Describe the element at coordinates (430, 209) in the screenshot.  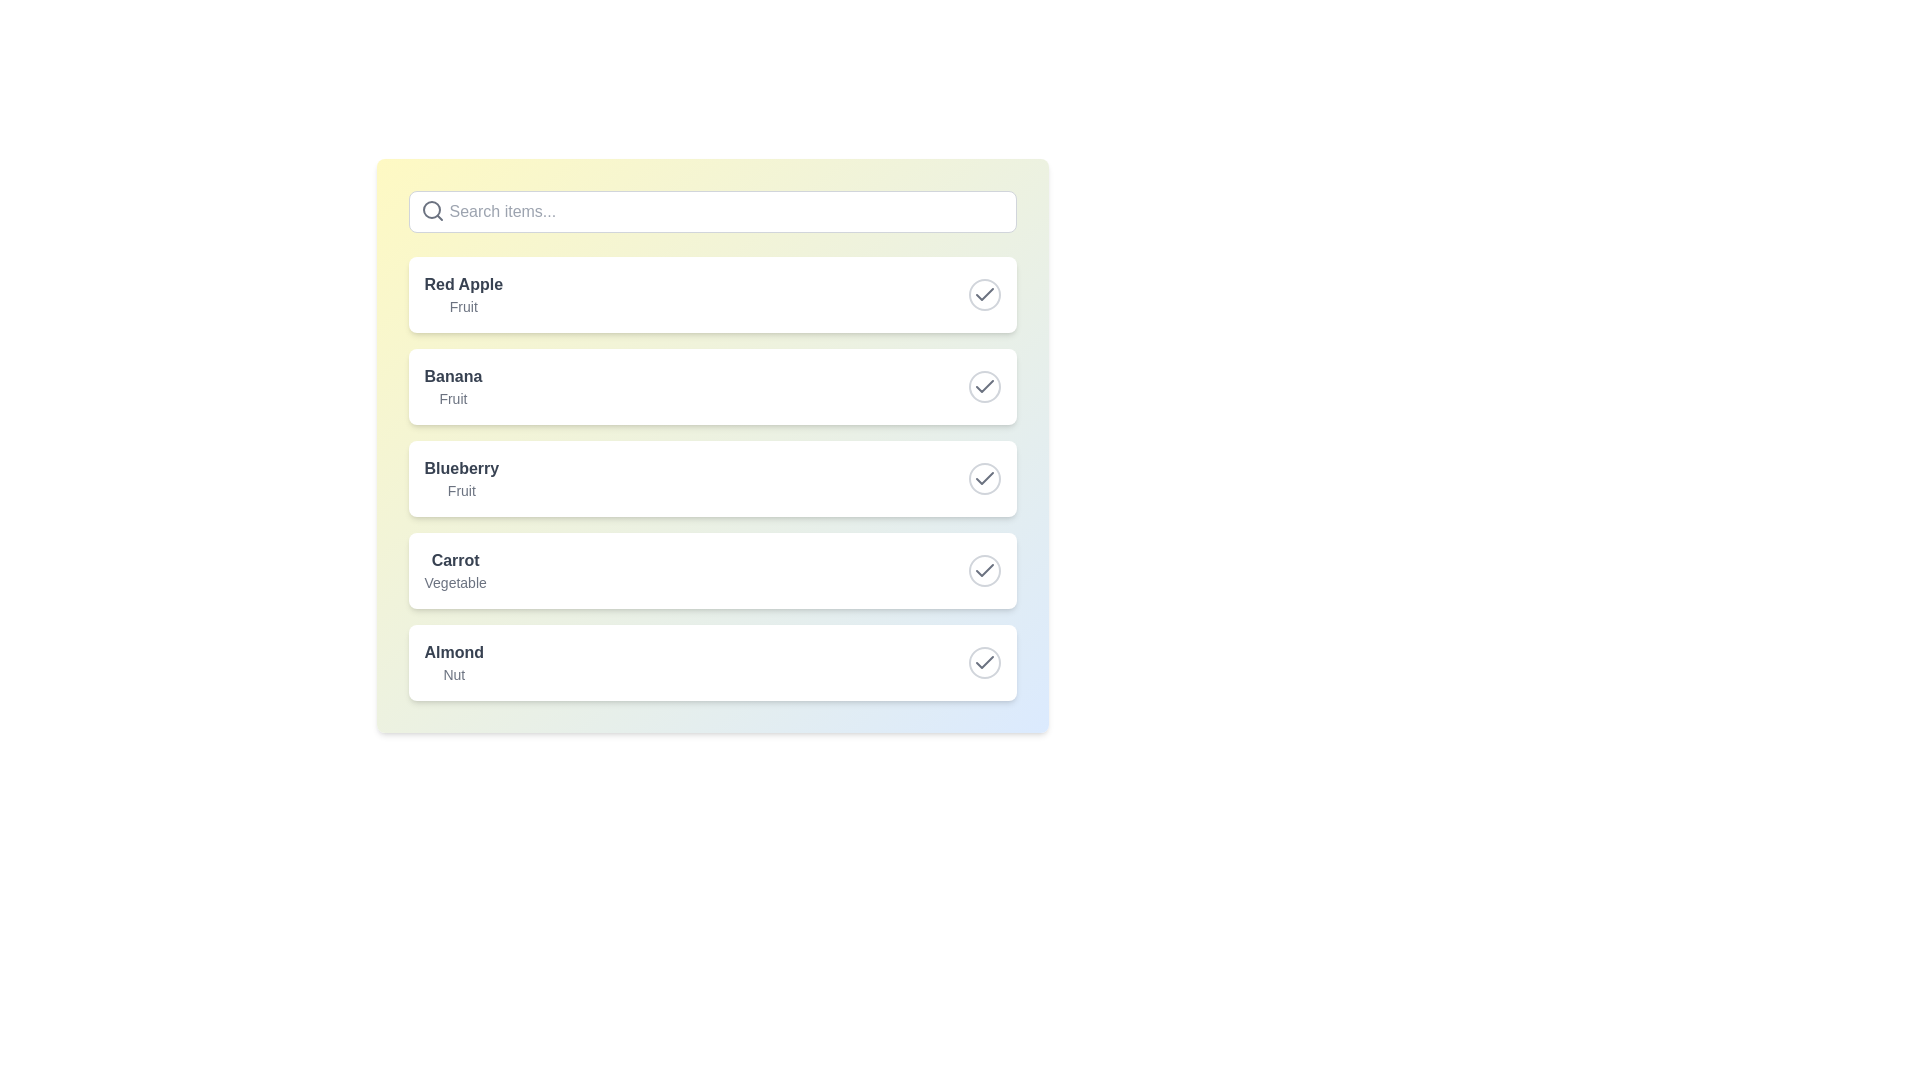
I see `the circular shape that is part of the SVG graphic located at the top left of the search bar` at that location.